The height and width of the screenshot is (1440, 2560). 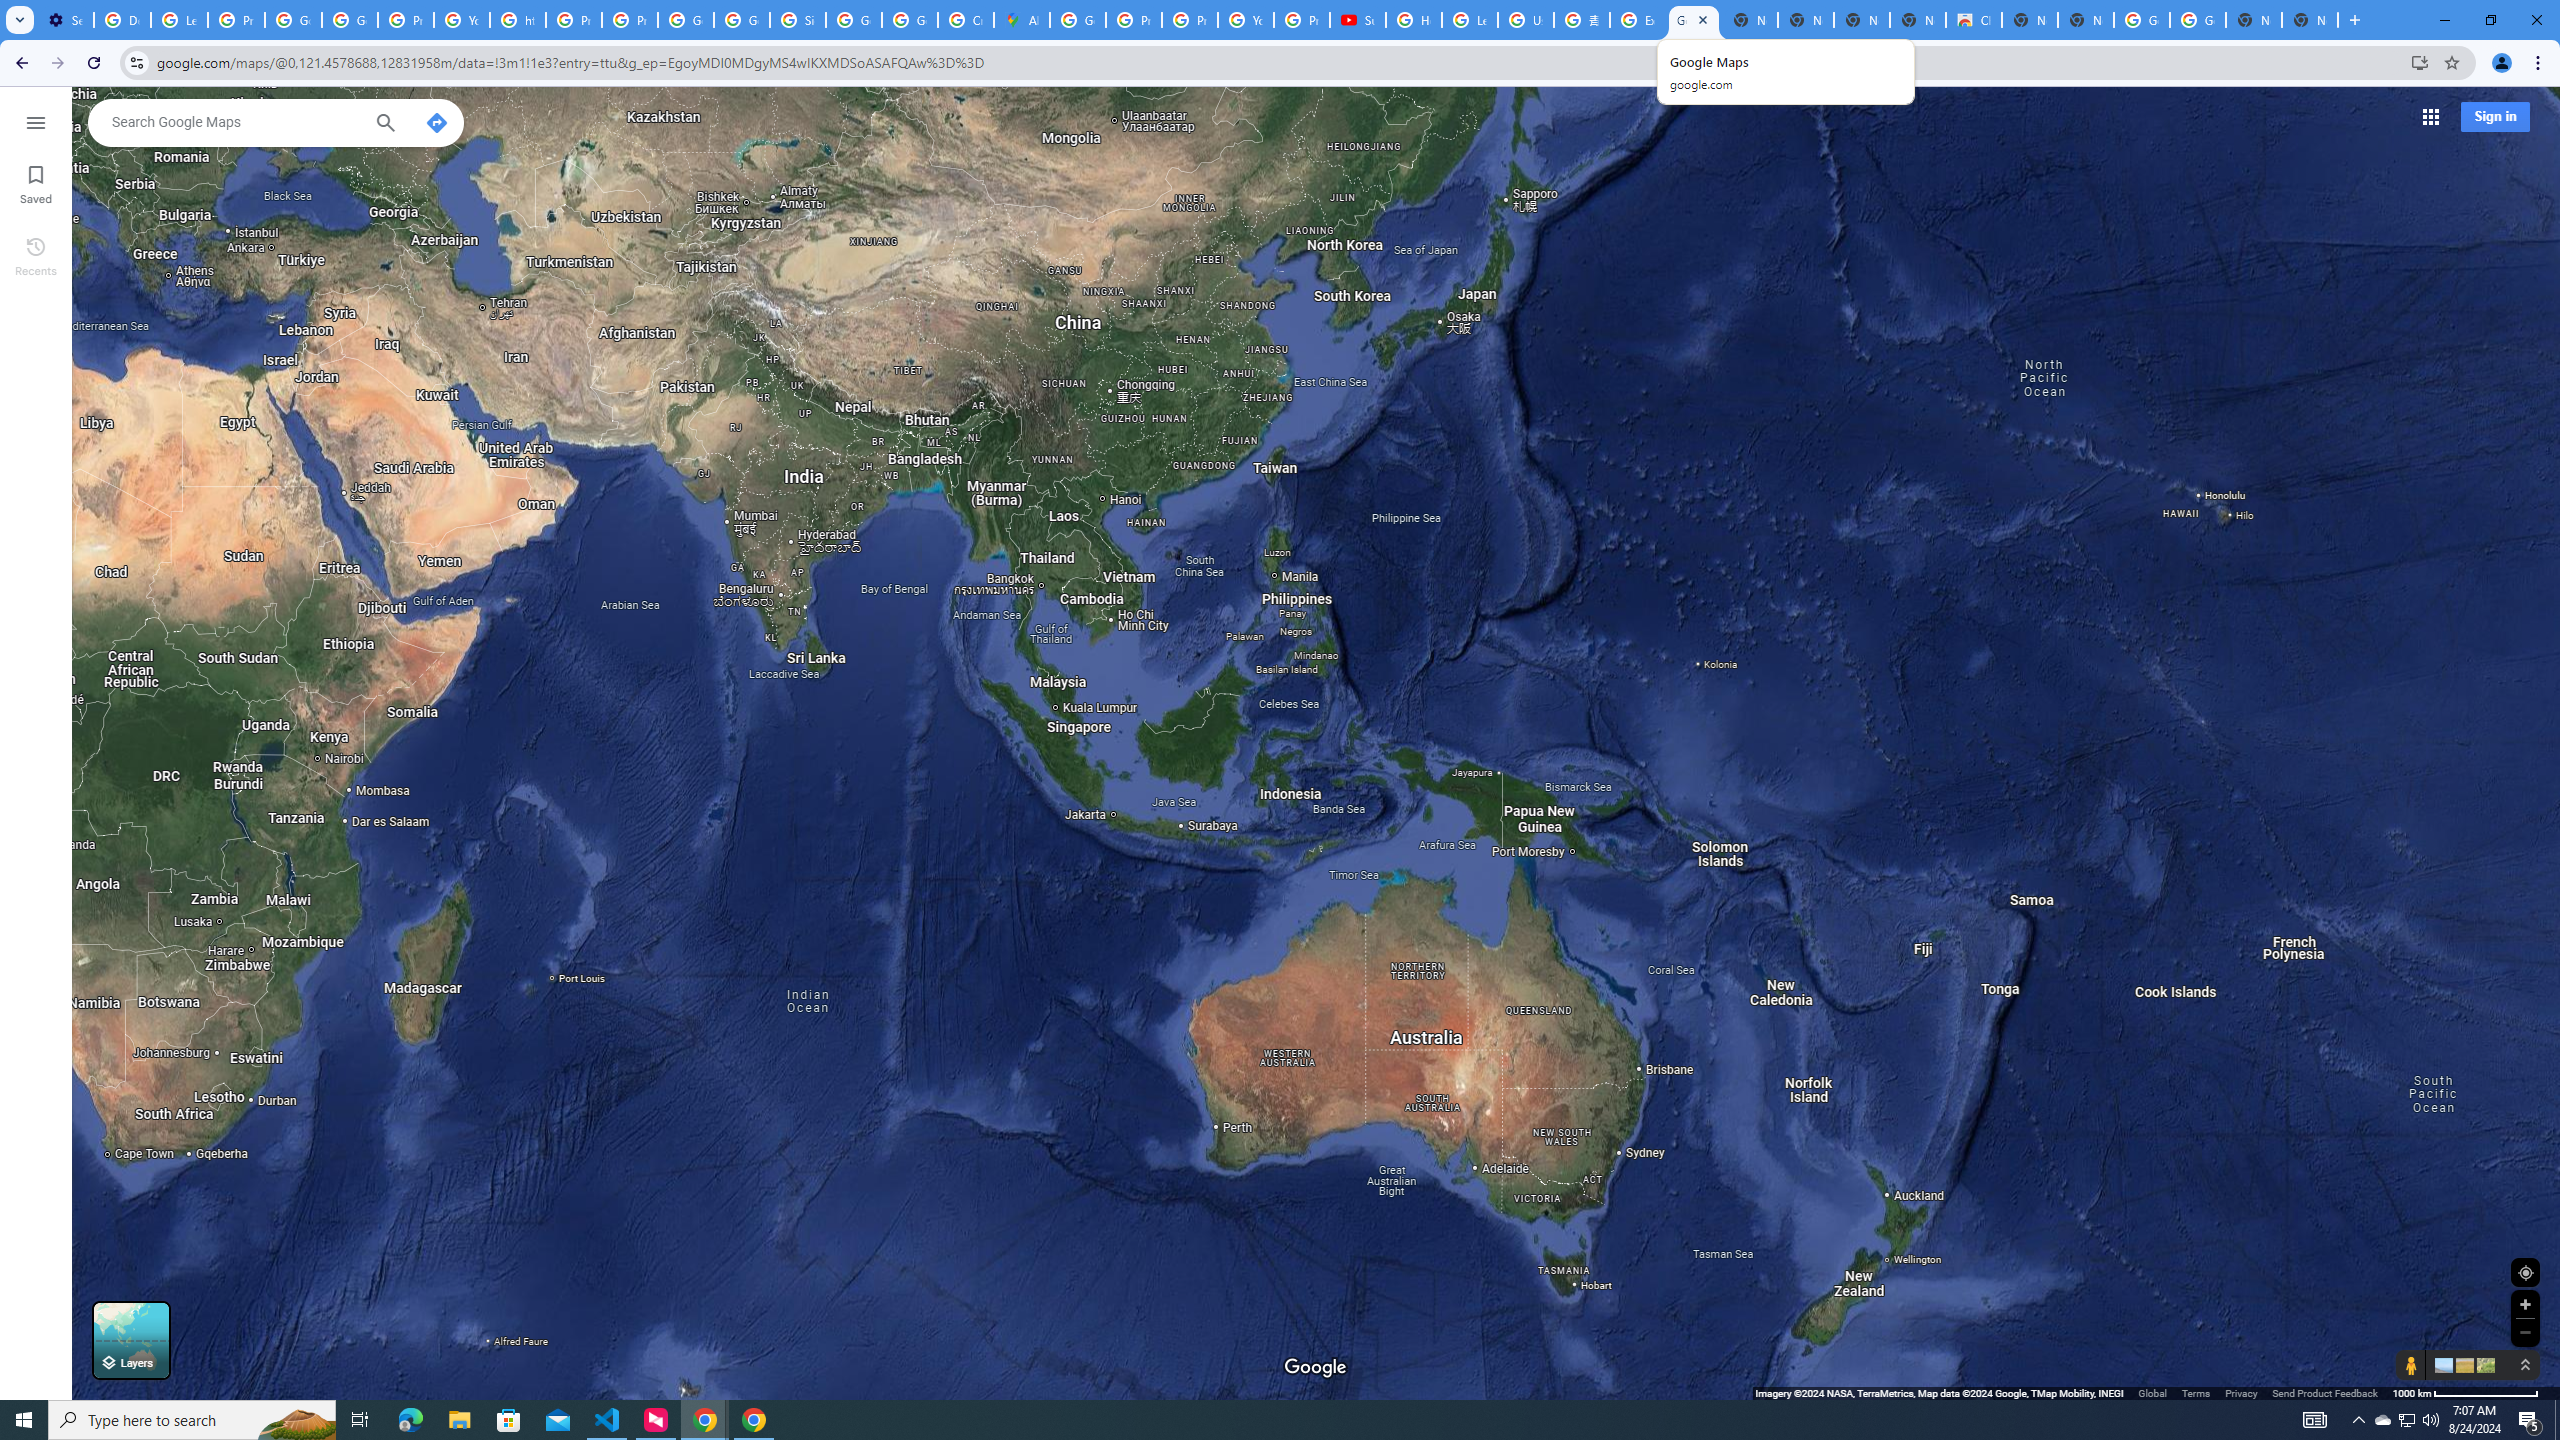 What do you see at coordinates (1357, 19) in the screenshot?
I see `'Subscriptions - YouTube'` at bounding box center [1357, 19].